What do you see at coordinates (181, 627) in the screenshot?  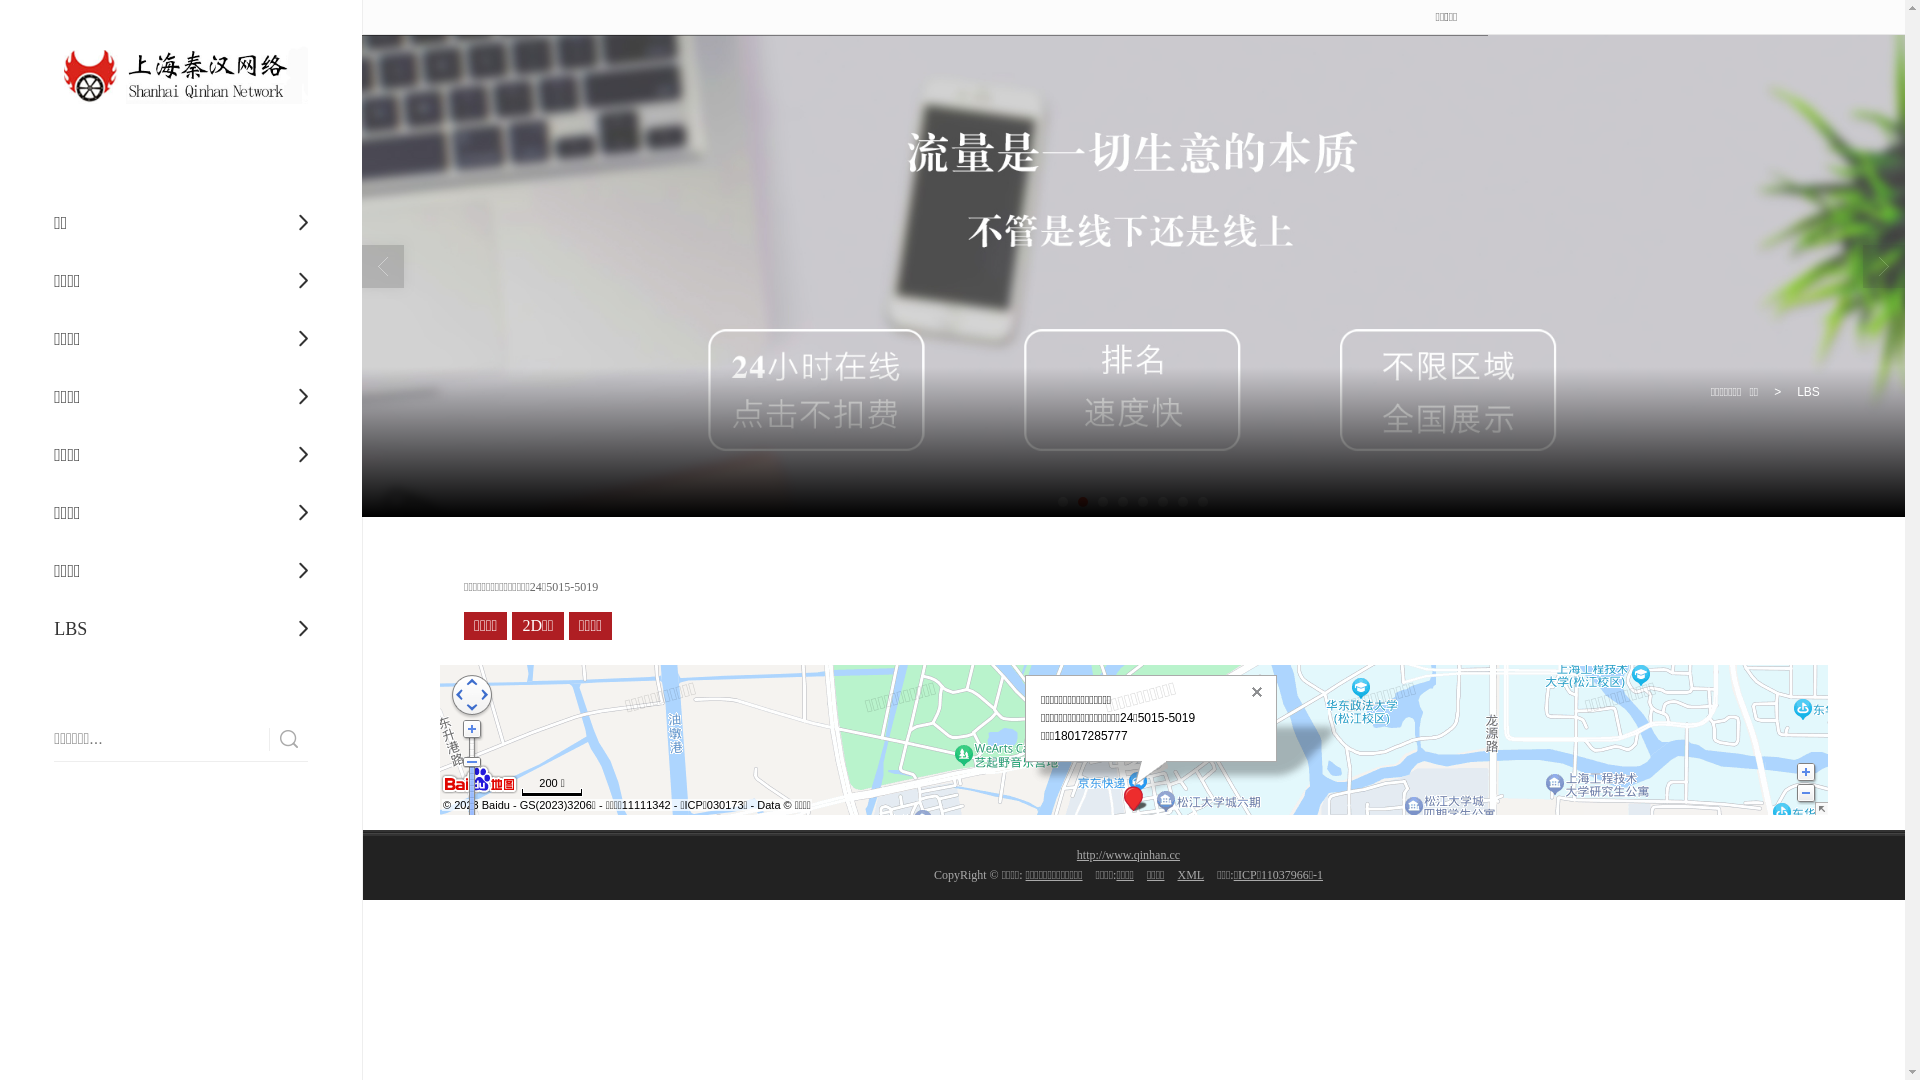 I see `'LBS'` at bounding box center [181, 627].